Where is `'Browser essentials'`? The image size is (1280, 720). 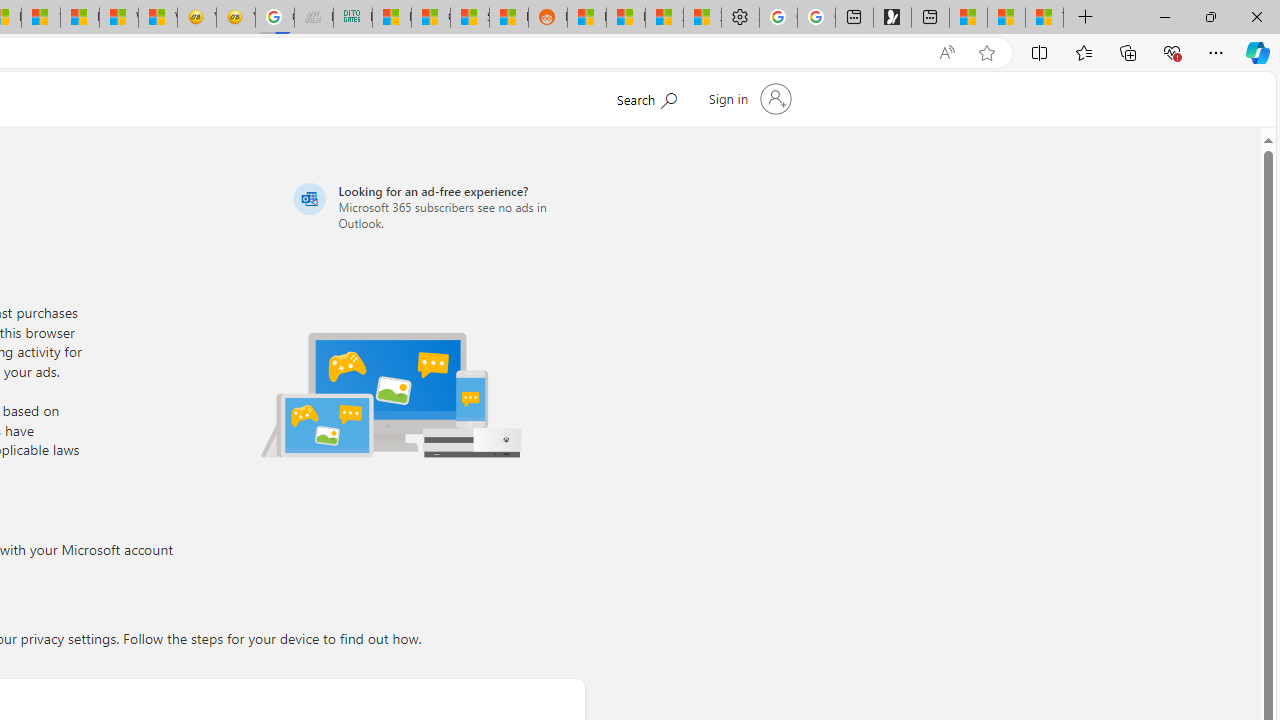
'Browser essentials' is located at coordinates (1171, 51).